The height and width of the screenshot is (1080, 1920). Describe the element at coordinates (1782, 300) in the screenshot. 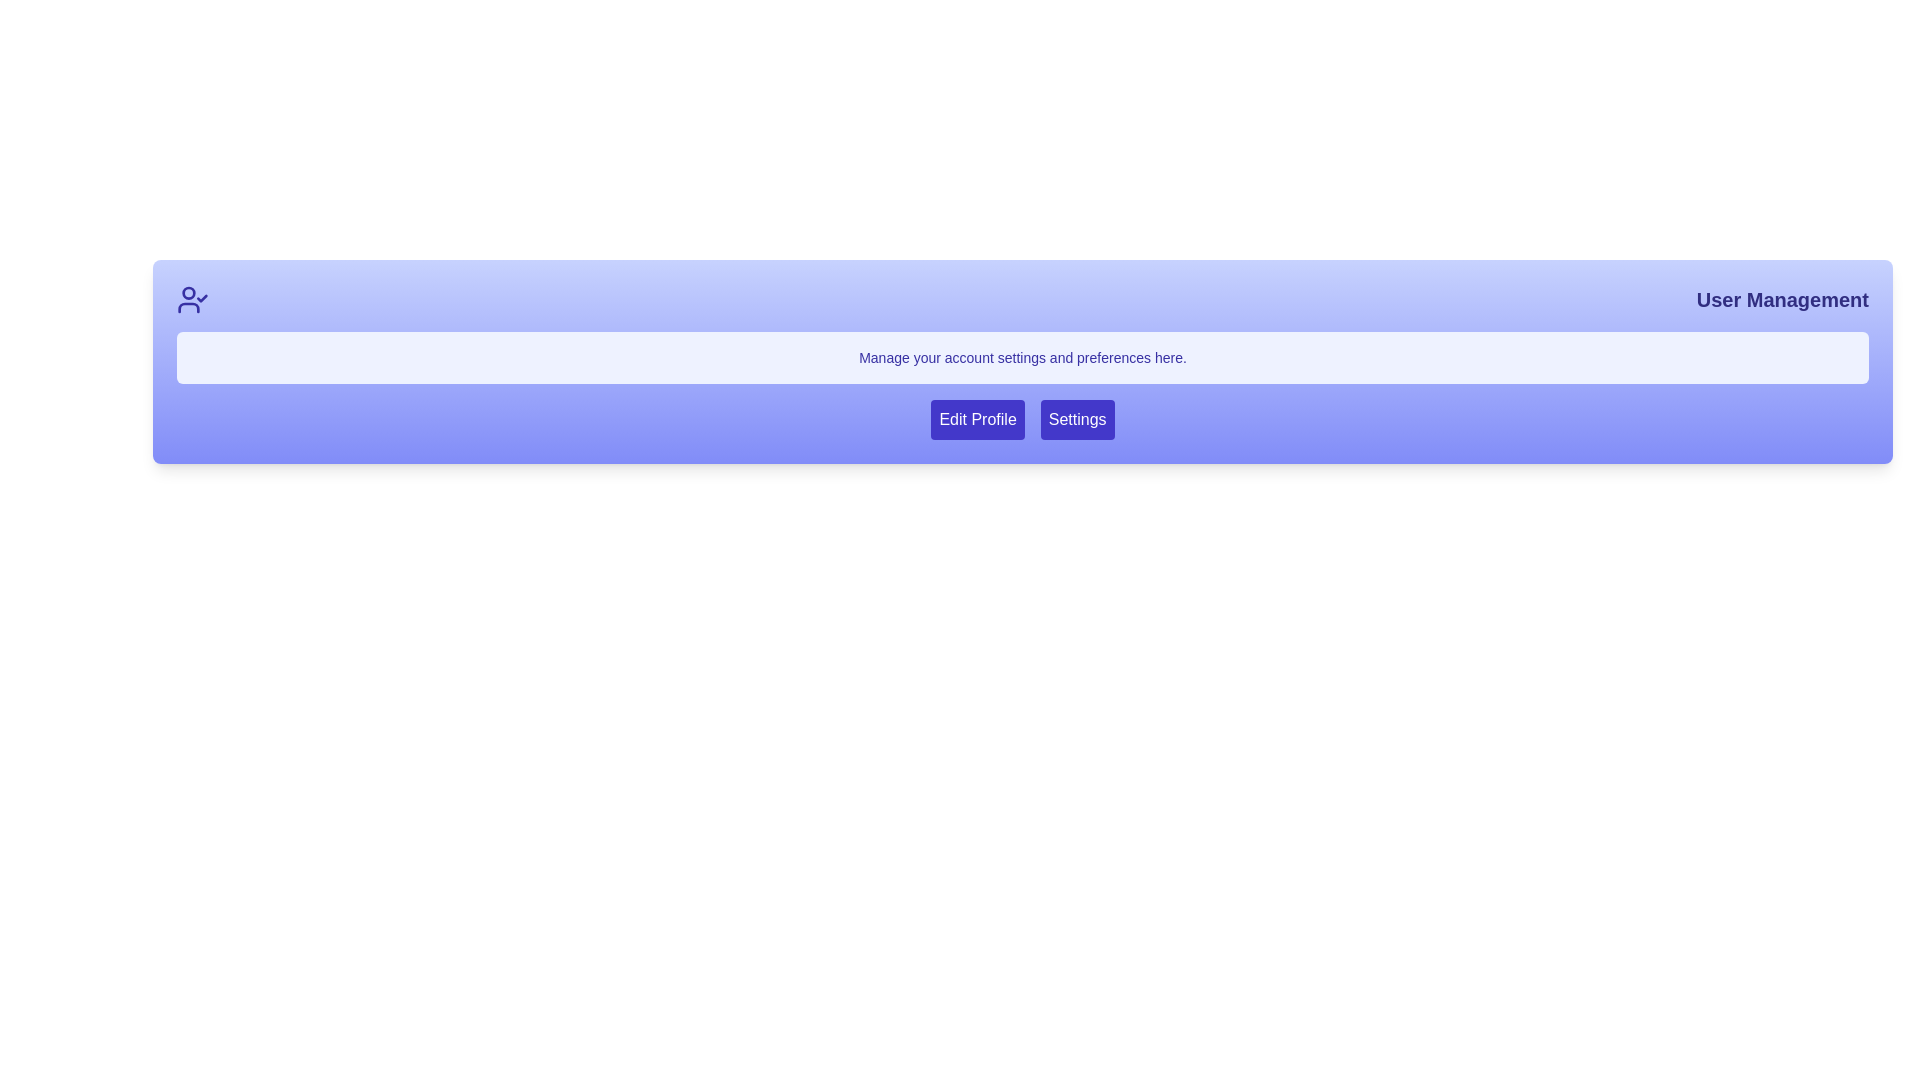

I see `the content of the Label element located in the top-right corner of the User Management section header` at that location.